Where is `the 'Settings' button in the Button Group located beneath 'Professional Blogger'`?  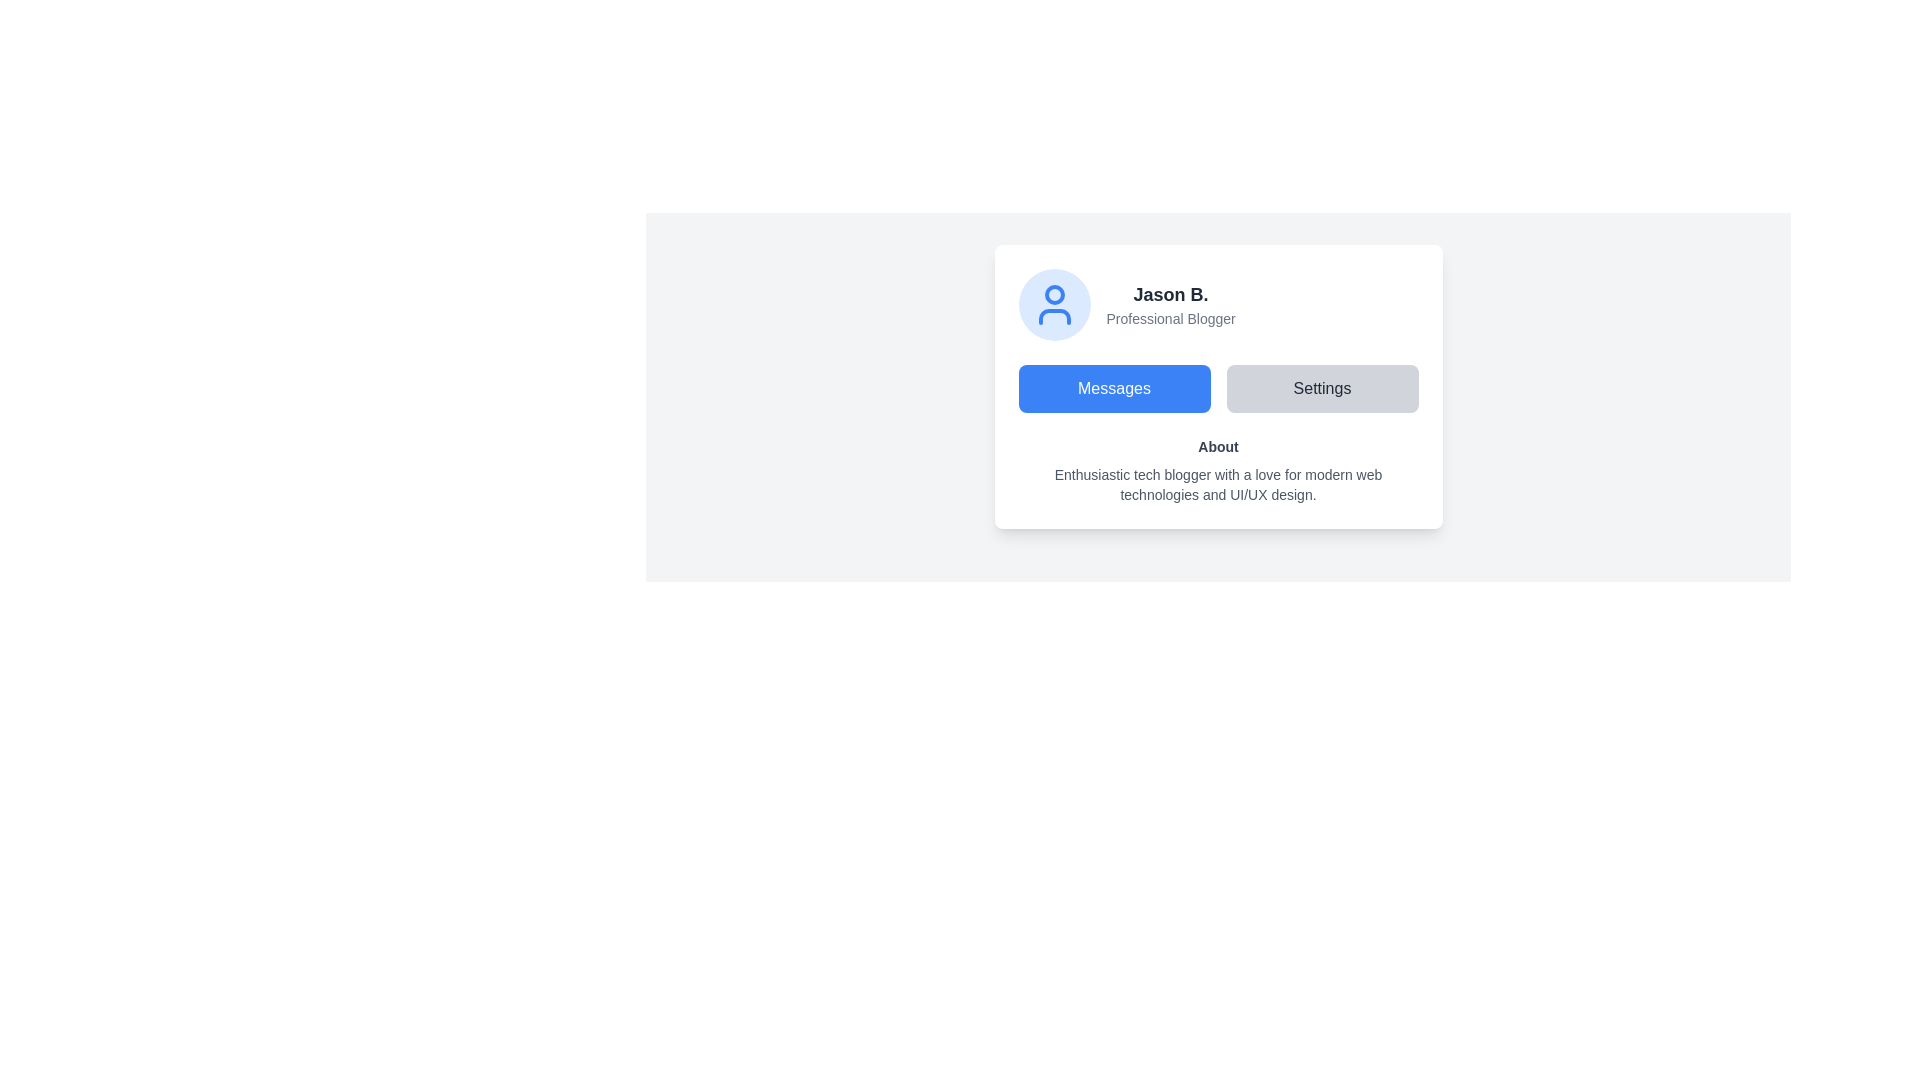 the 'Settings' button in the Button Group located beneath 'Professional Blogger' is located at coordinates (1217, 389).